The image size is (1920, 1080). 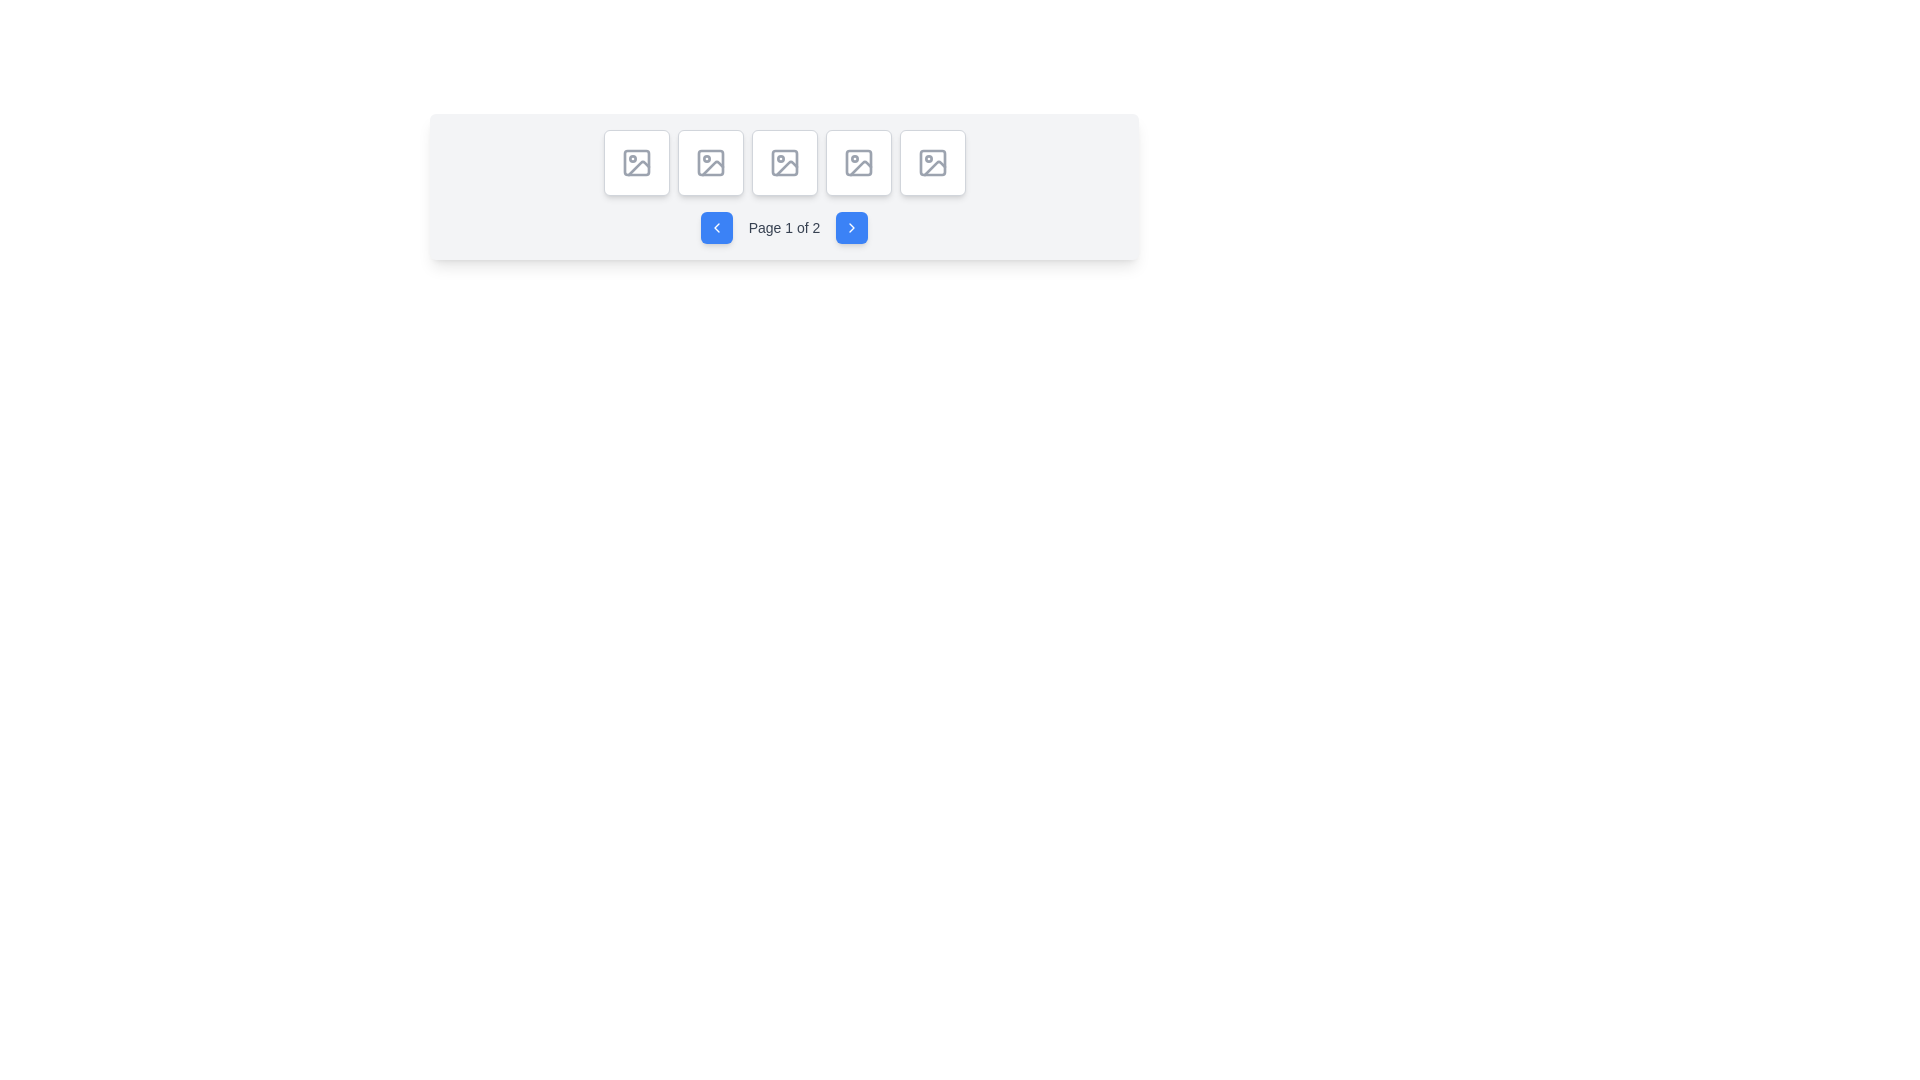 What do you see at coordinates (716, 226) in the screenshot?
I see `the left-facing chevron icon embedded within the blue button on the pagination bar` at bounding box center [716, 226].